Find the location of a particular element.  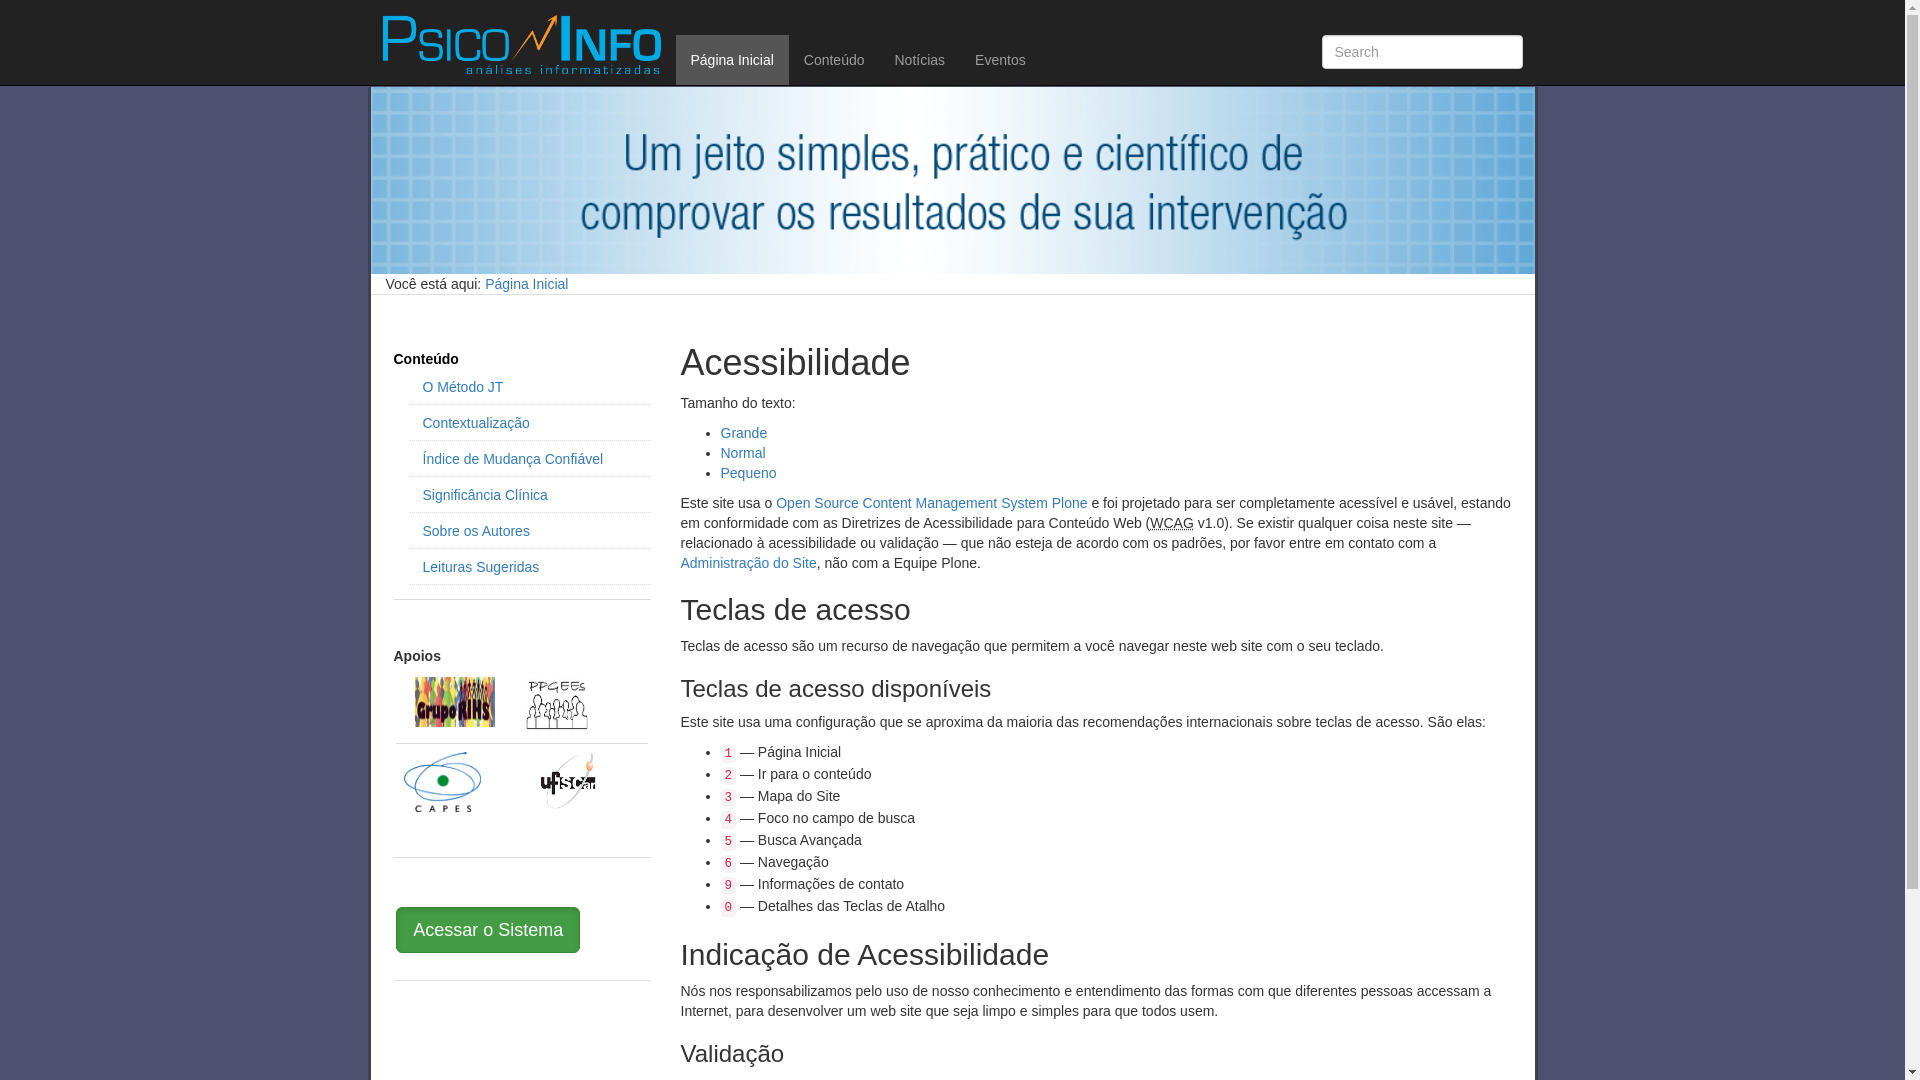

'Leituras Sugeridas' is located at coordinates (528, 567).